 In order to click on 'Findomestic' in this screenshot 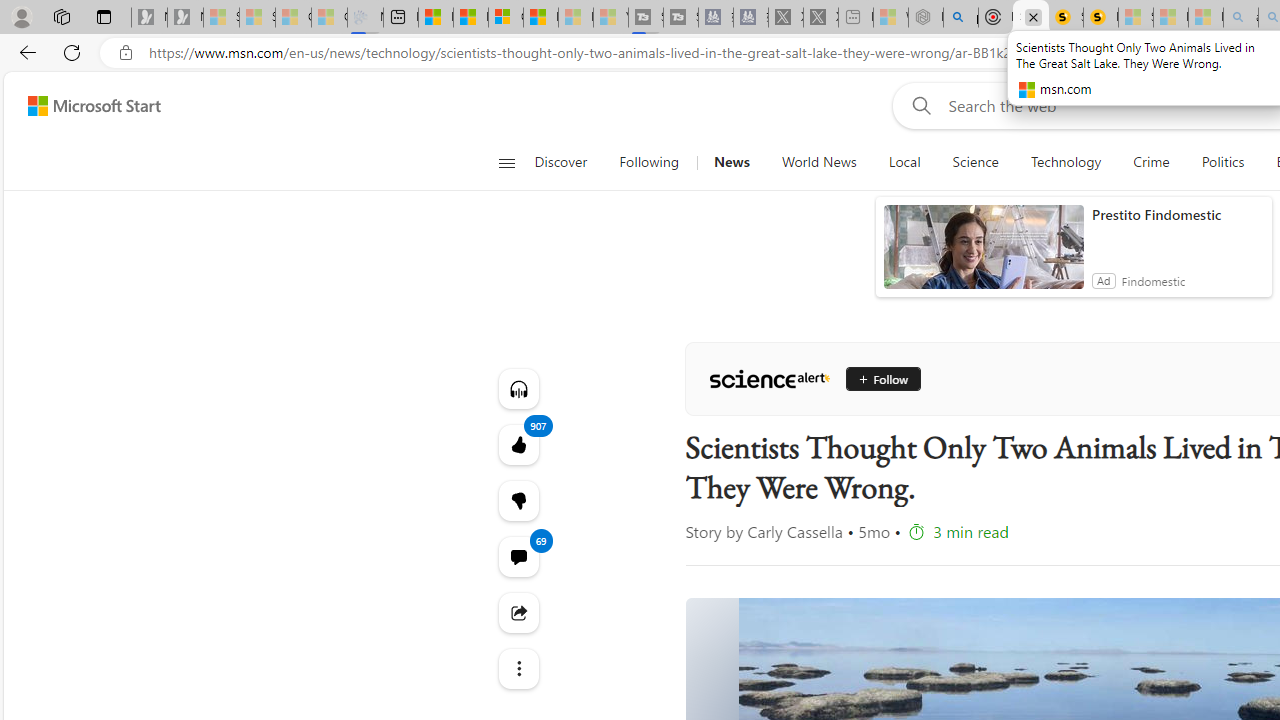, I will do `click(1153, 280)`.